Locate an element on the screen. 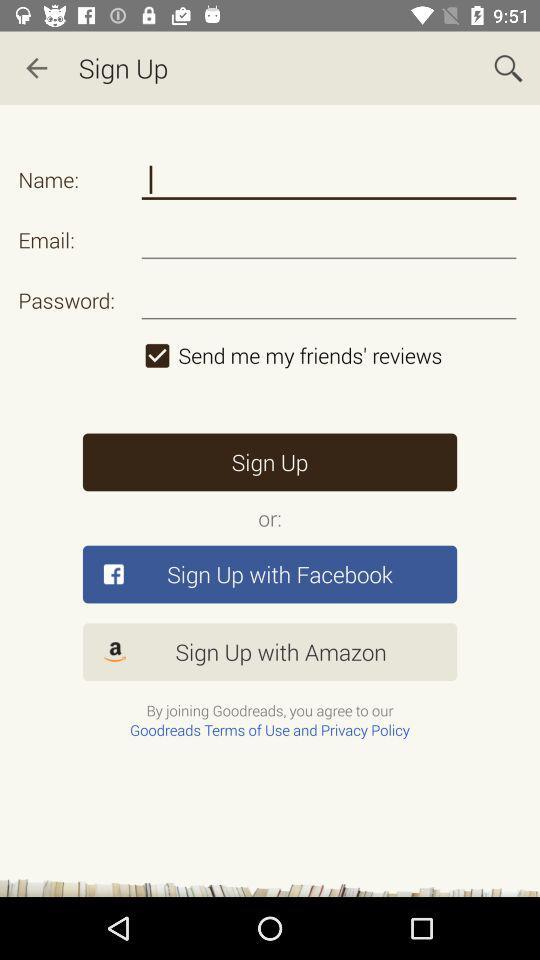 The height and width of the screenshot is (960, 540). typing space button is located at coordinates (329, 179).